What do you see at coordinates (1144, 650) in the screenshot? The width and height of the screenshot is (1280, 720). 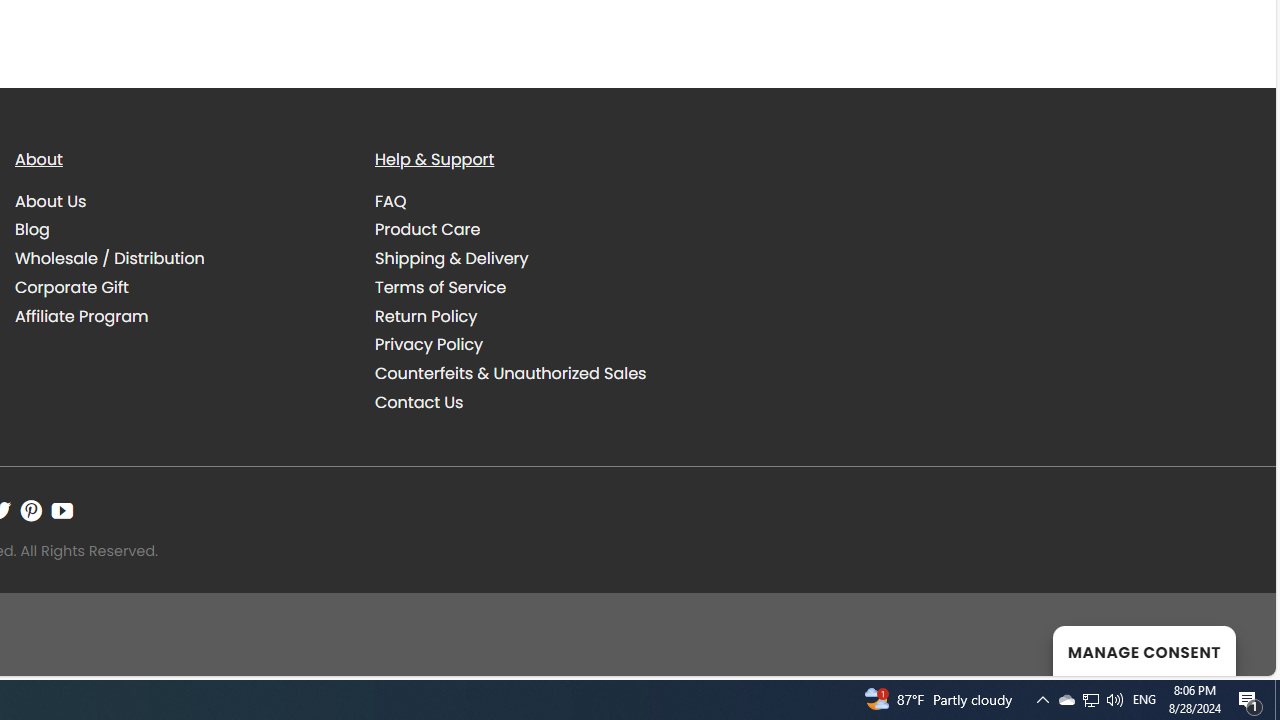 I see `'MANAGE CONSENT'` at bounding box center [1144, 650].